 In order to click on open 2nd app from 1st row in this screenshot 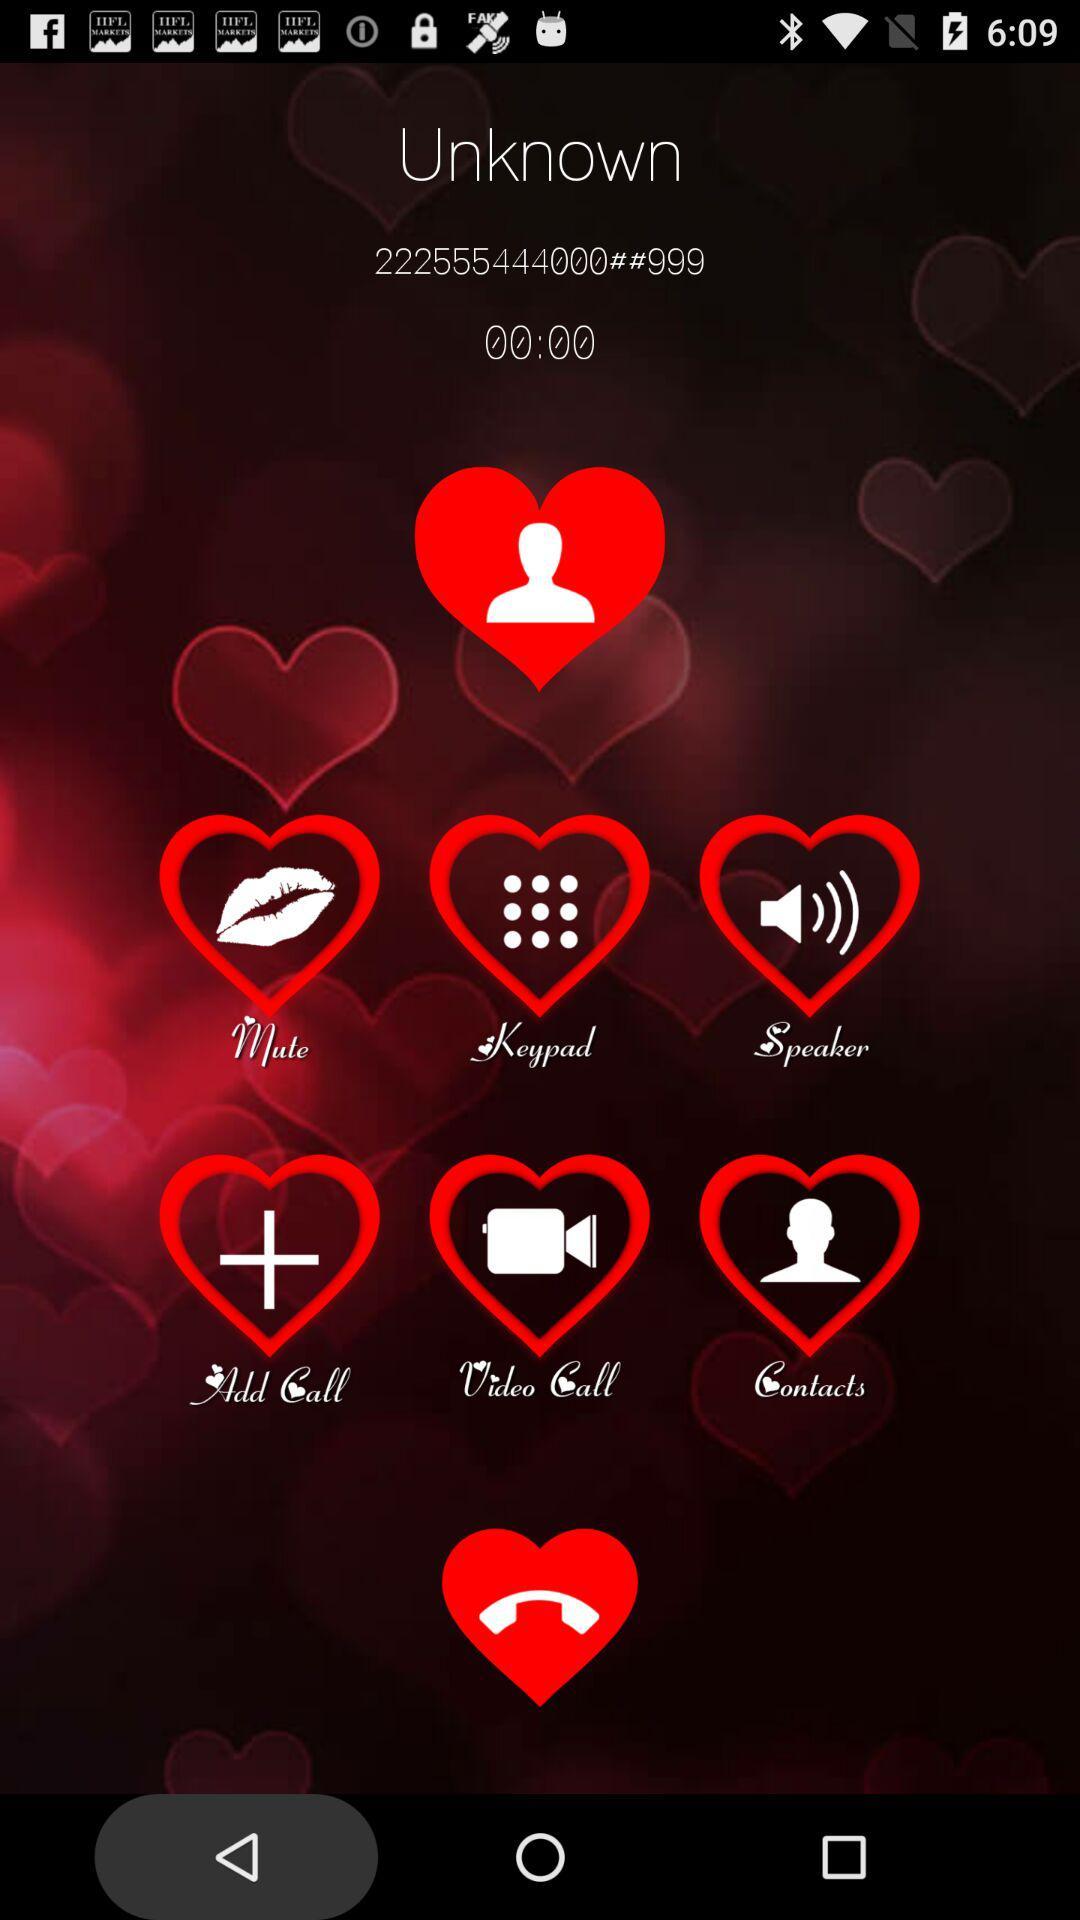, I will do `click(540, 936)`.